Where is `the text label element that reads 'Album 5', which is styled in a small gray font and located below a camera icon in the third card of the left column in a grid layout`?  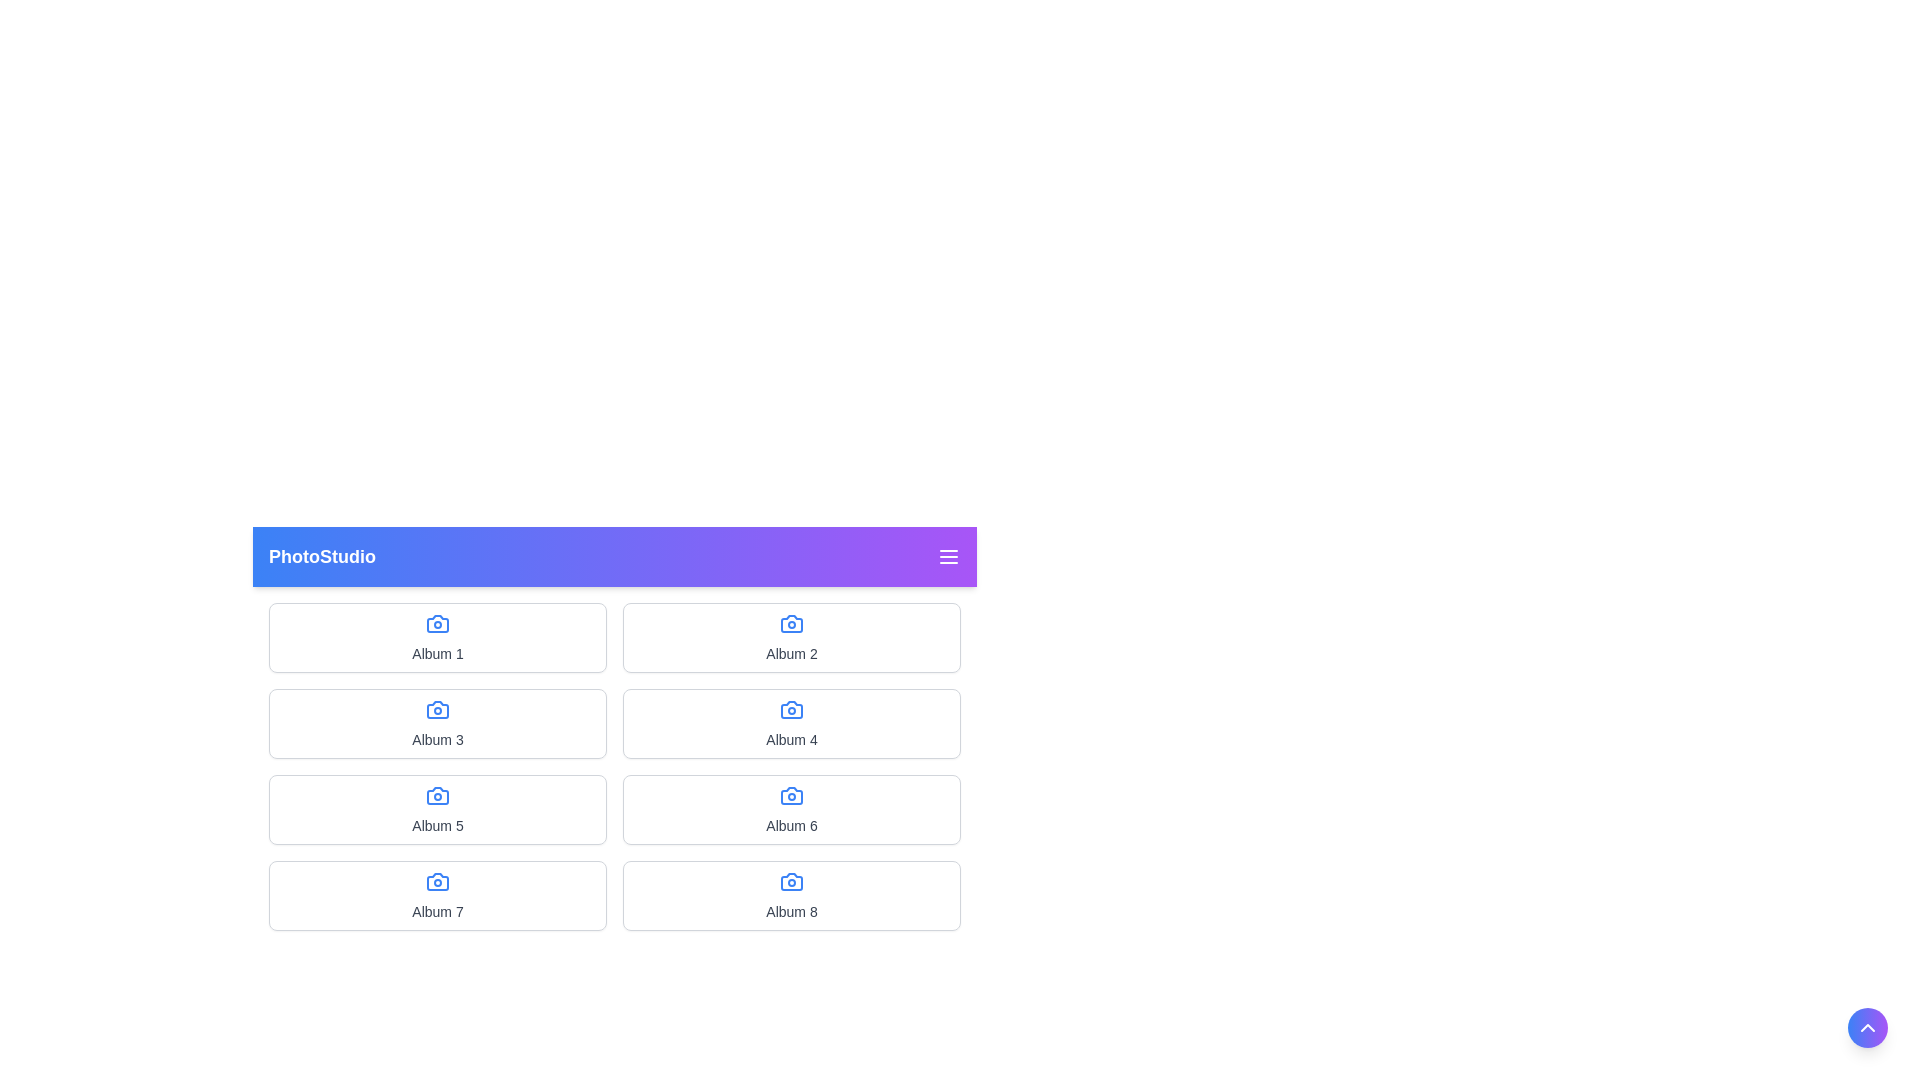 the text label element that reads 'Album 5', which is styled in a small gray font and located below a camera icon in the third card of the left column in a grid layout is located at coordinates (436, 825).